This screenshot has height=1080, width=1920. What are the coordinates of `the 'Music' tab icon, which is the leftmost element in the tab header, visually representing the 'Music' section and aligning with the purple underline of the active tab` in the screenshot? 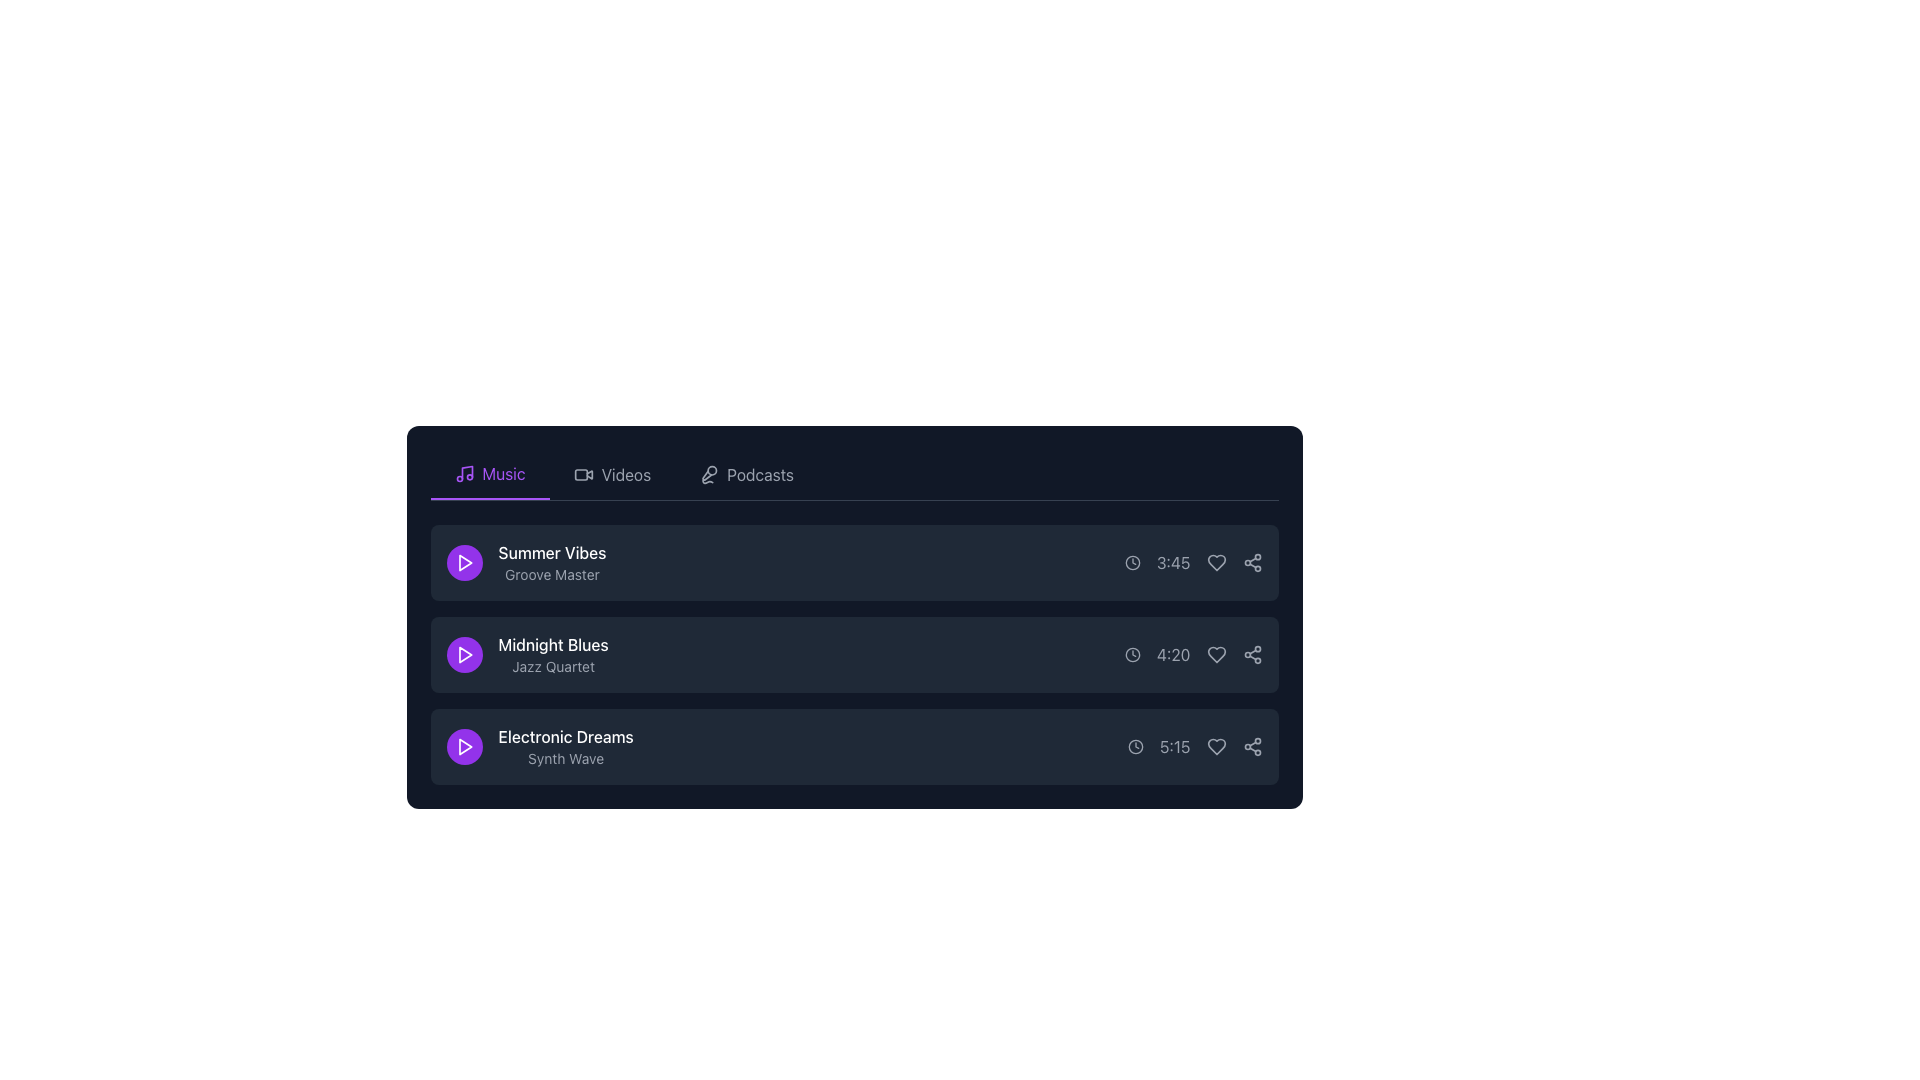 It's located at (463, 474).